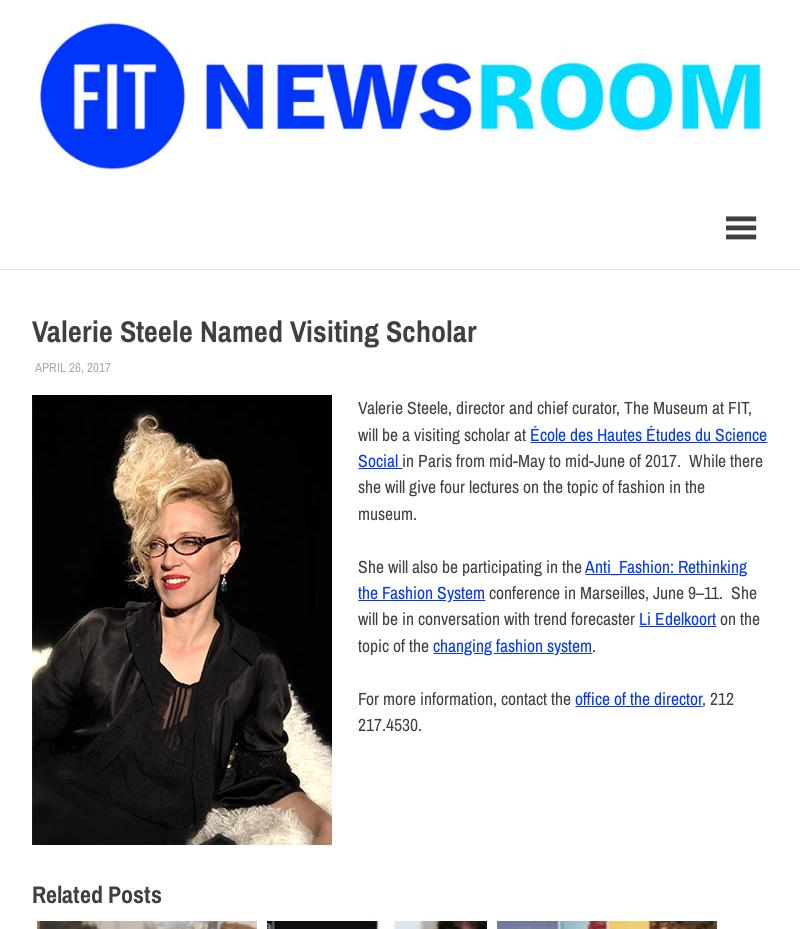 The image size is (800, 929). I want to click on 'Julianna Dow', so click(150, 367).